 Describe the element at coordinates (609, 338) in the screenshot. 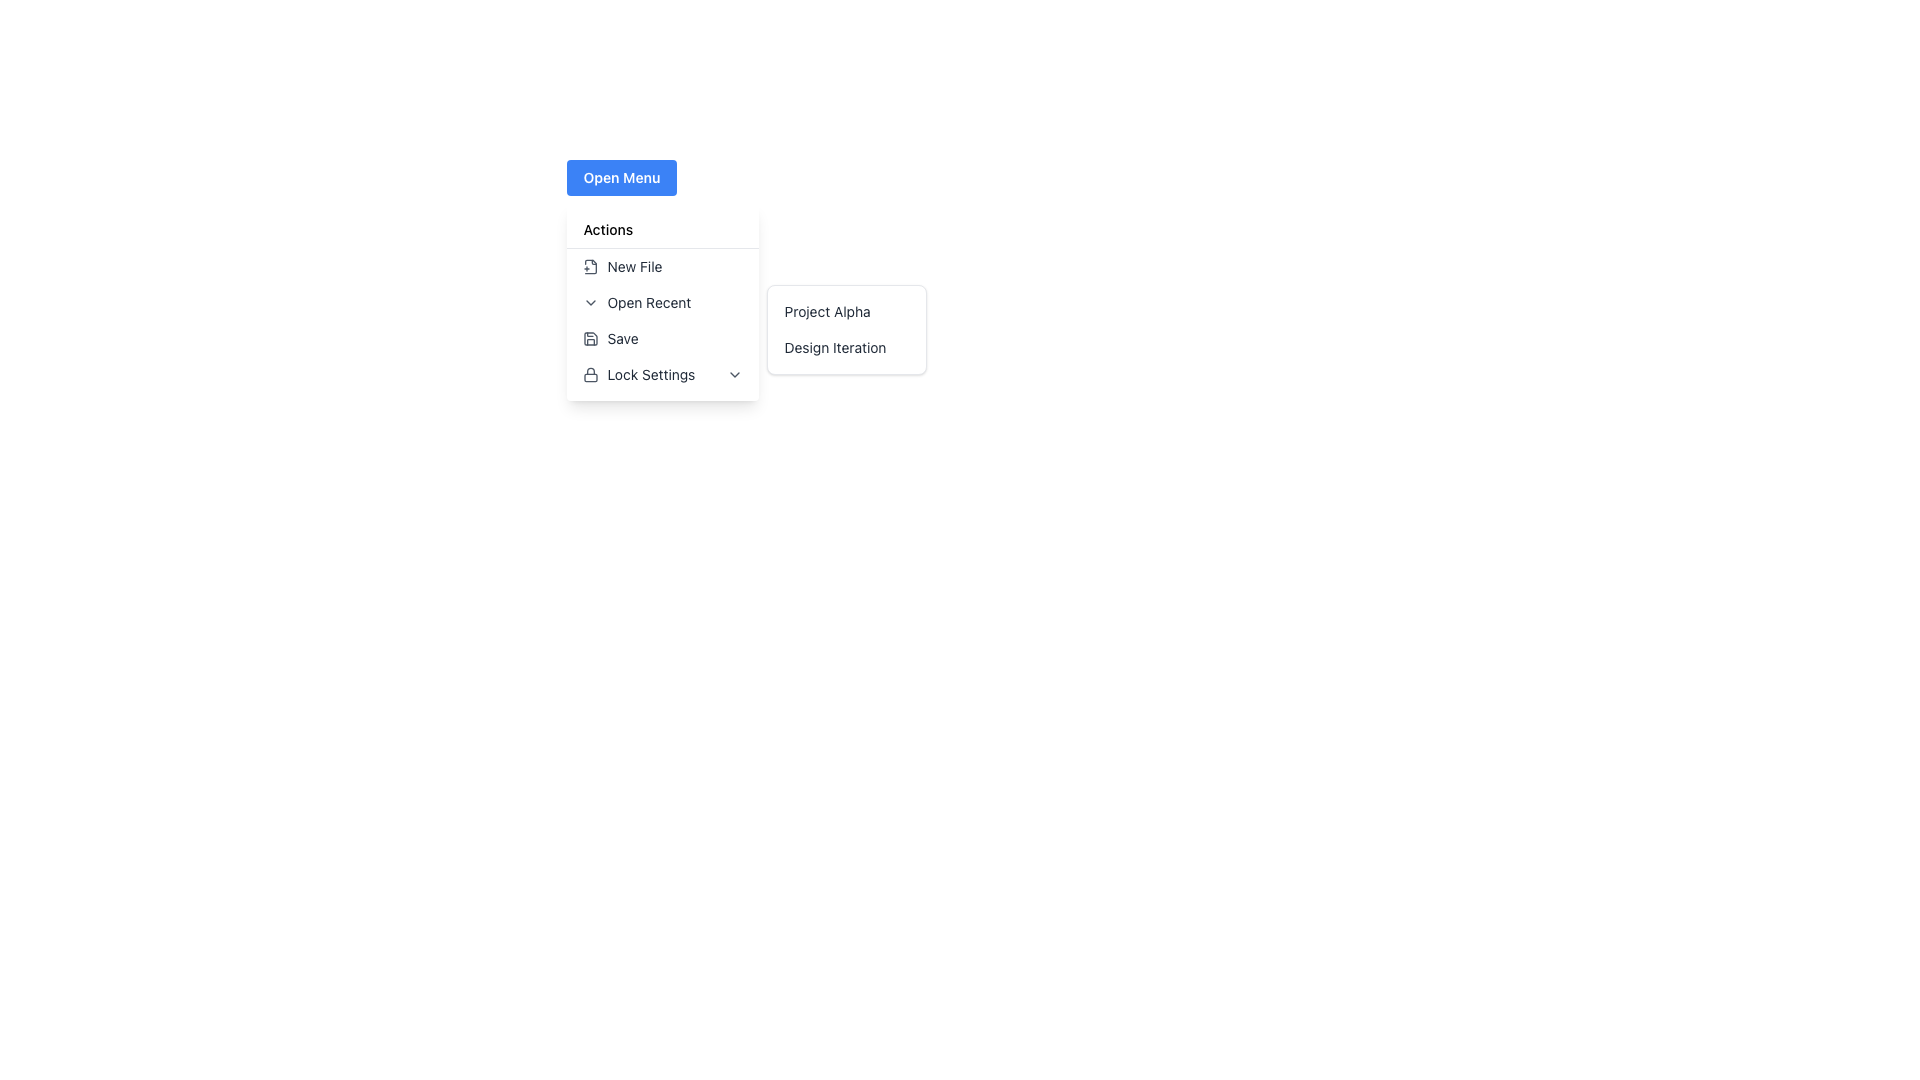

I see `the 'Save' menu item in the dropdown menu labeled 'Actions' to change its visual state` at that location.